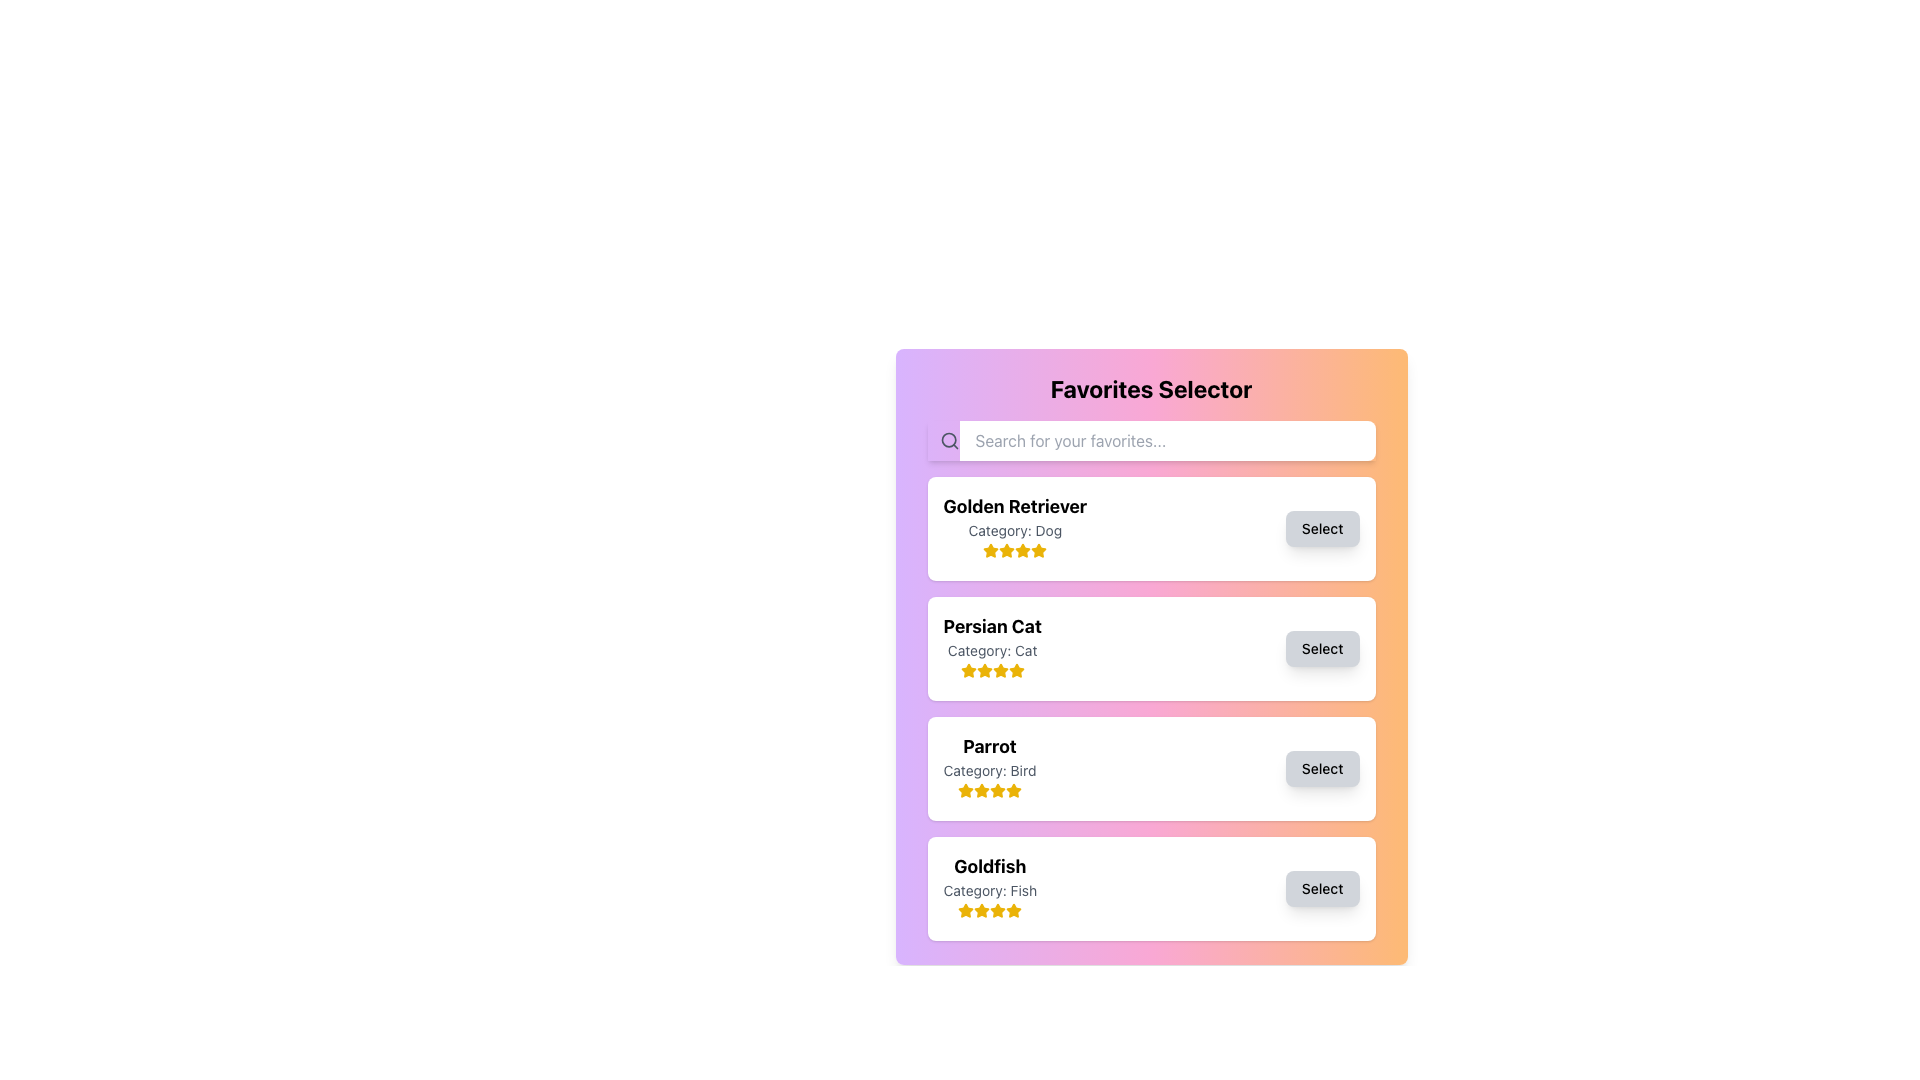  I want to click on the yellow star icon, which is the second star in the second rating row under the 'Persian Cat' section, so click(968, 670).